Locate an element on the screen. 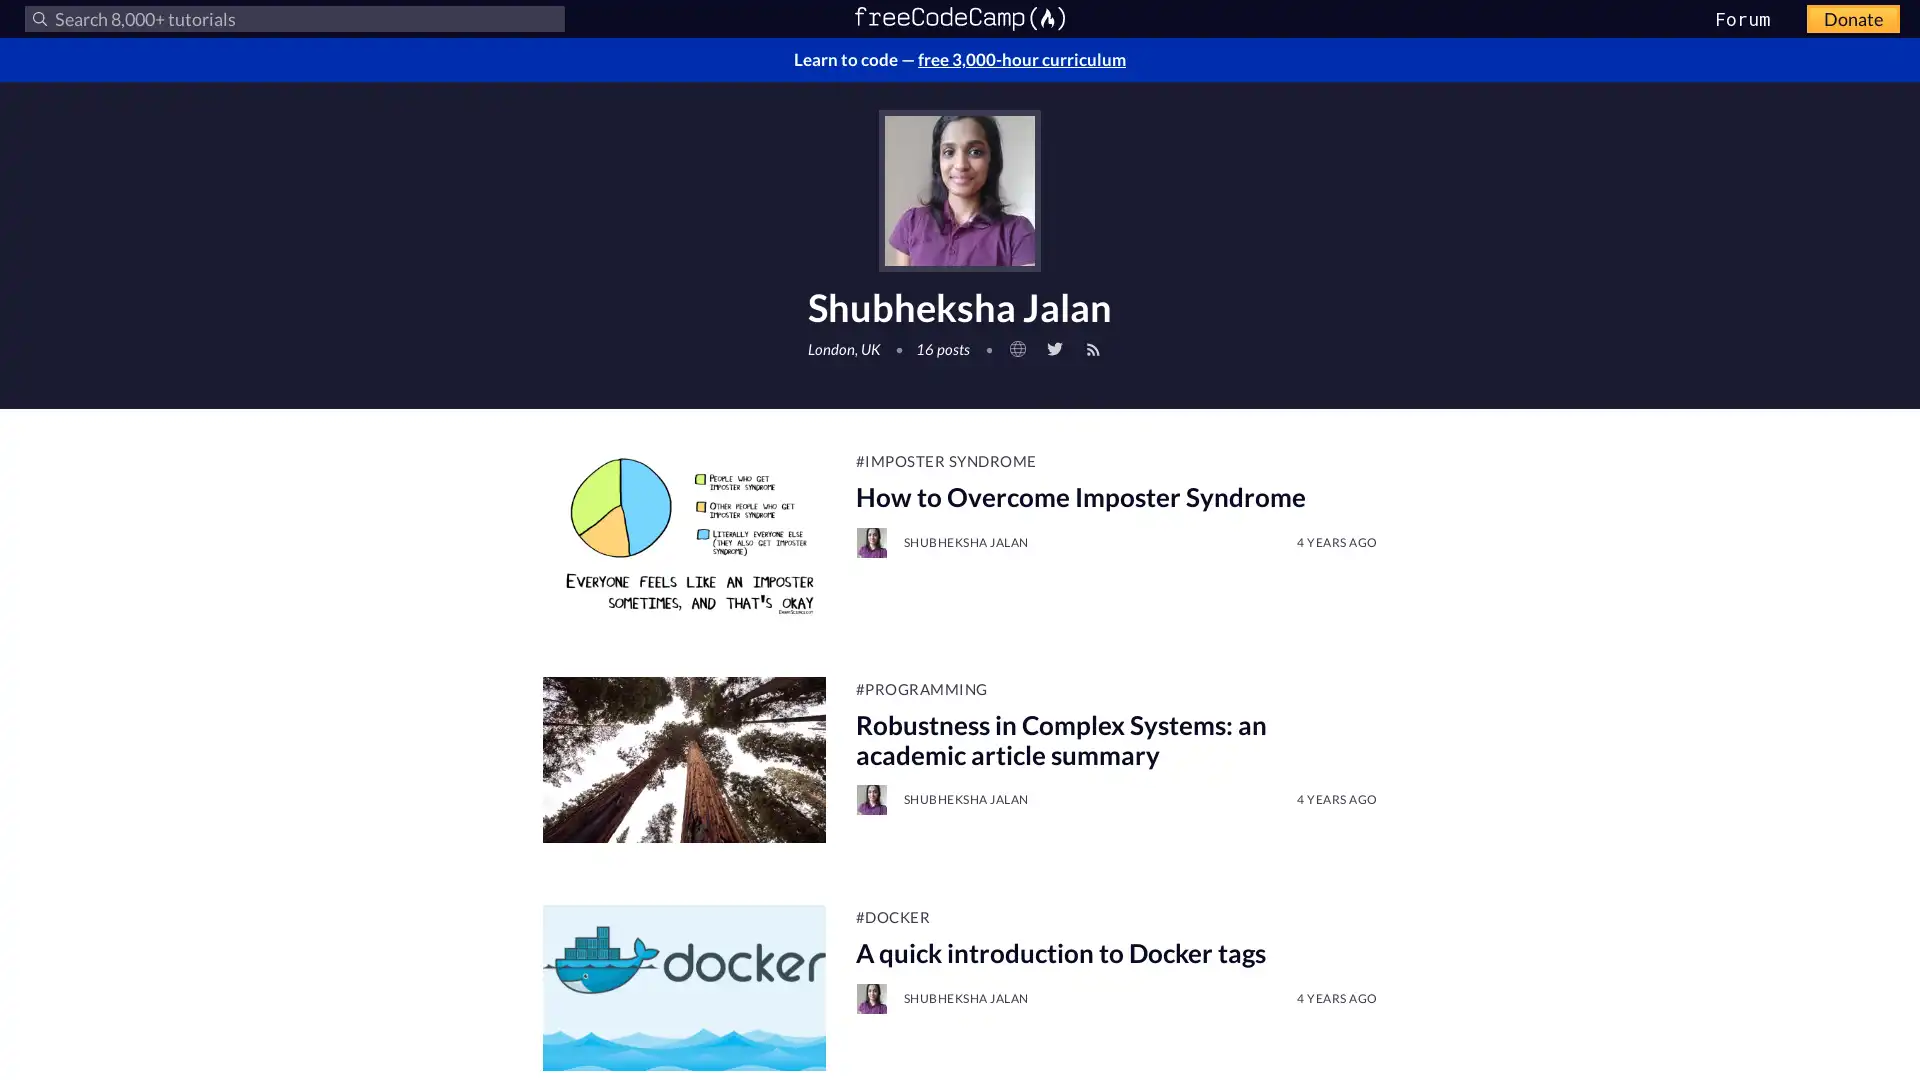 This screenshot has height=1080, width=1920. Submit your search query is located at coordinates (39, 19).